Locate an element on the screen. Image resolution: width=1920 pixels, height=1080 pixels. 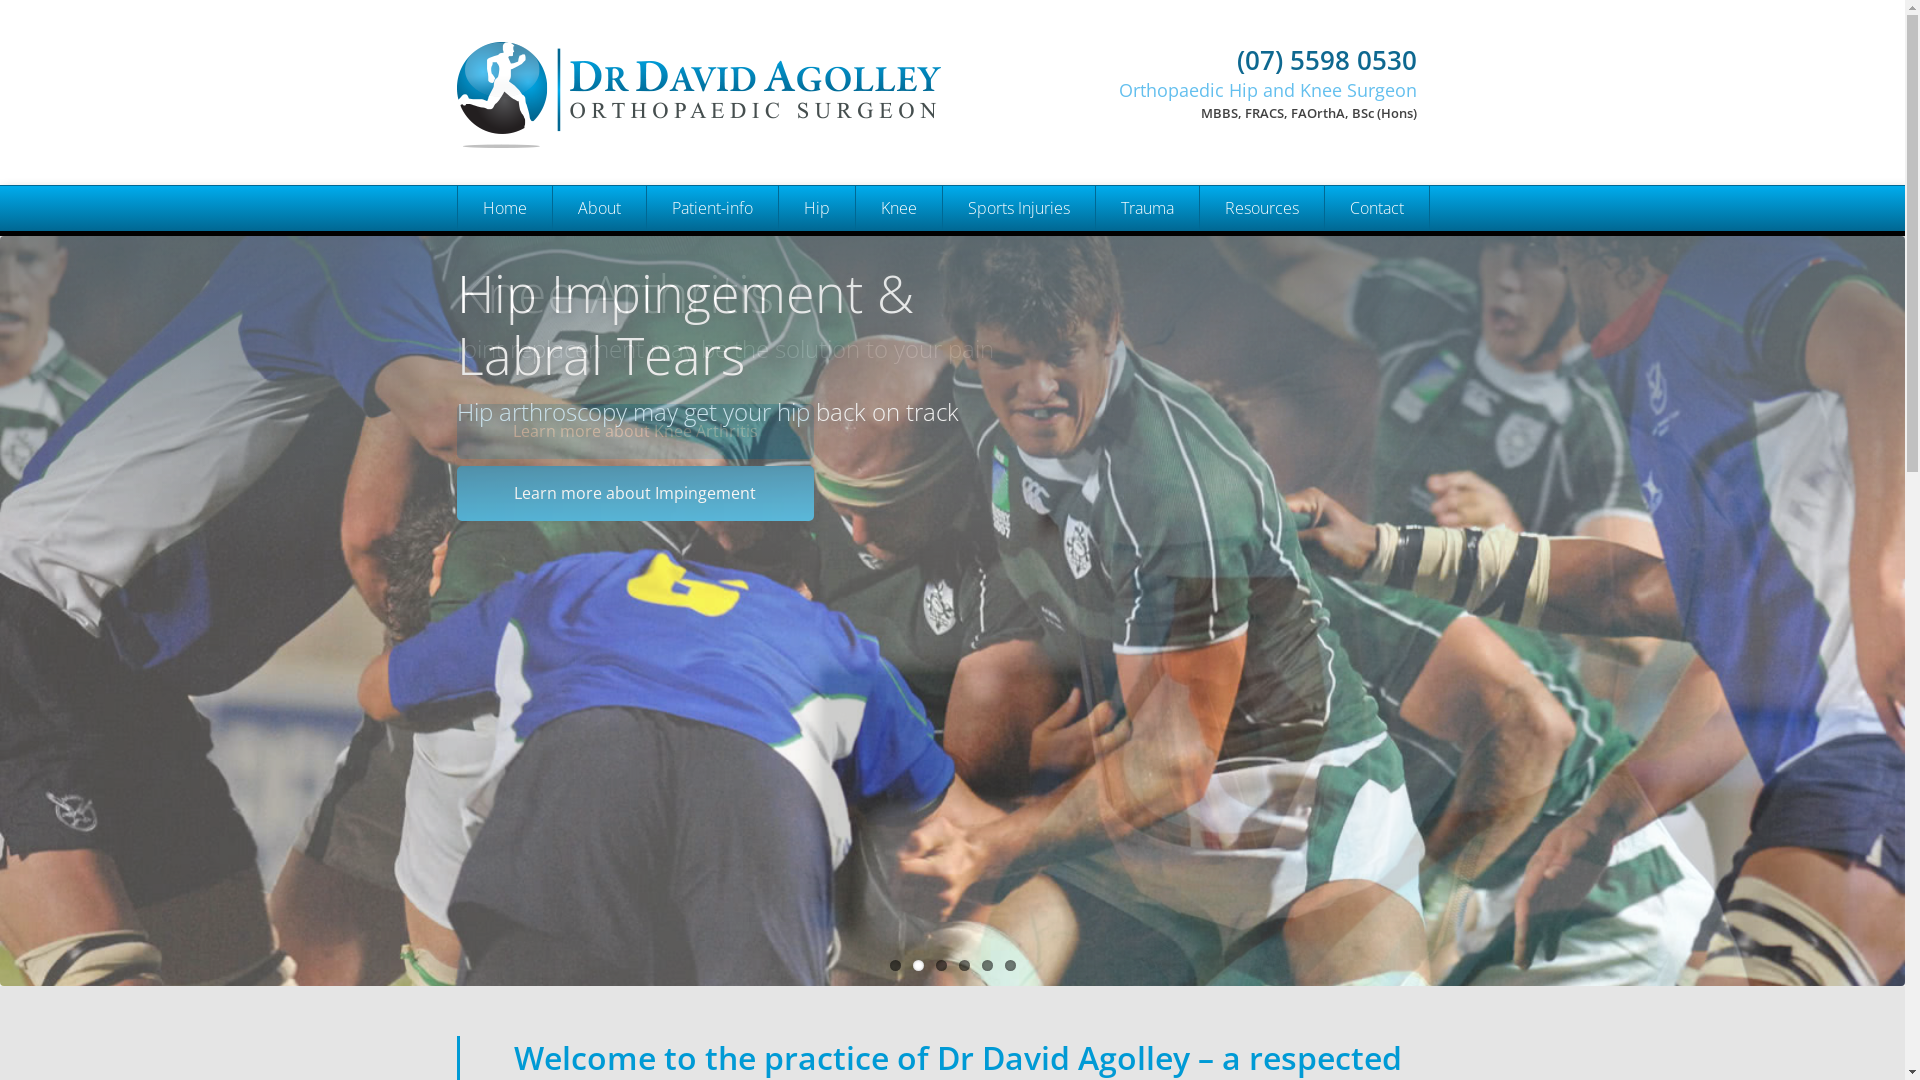
'Appointments' is located at coordinates (711, 342).